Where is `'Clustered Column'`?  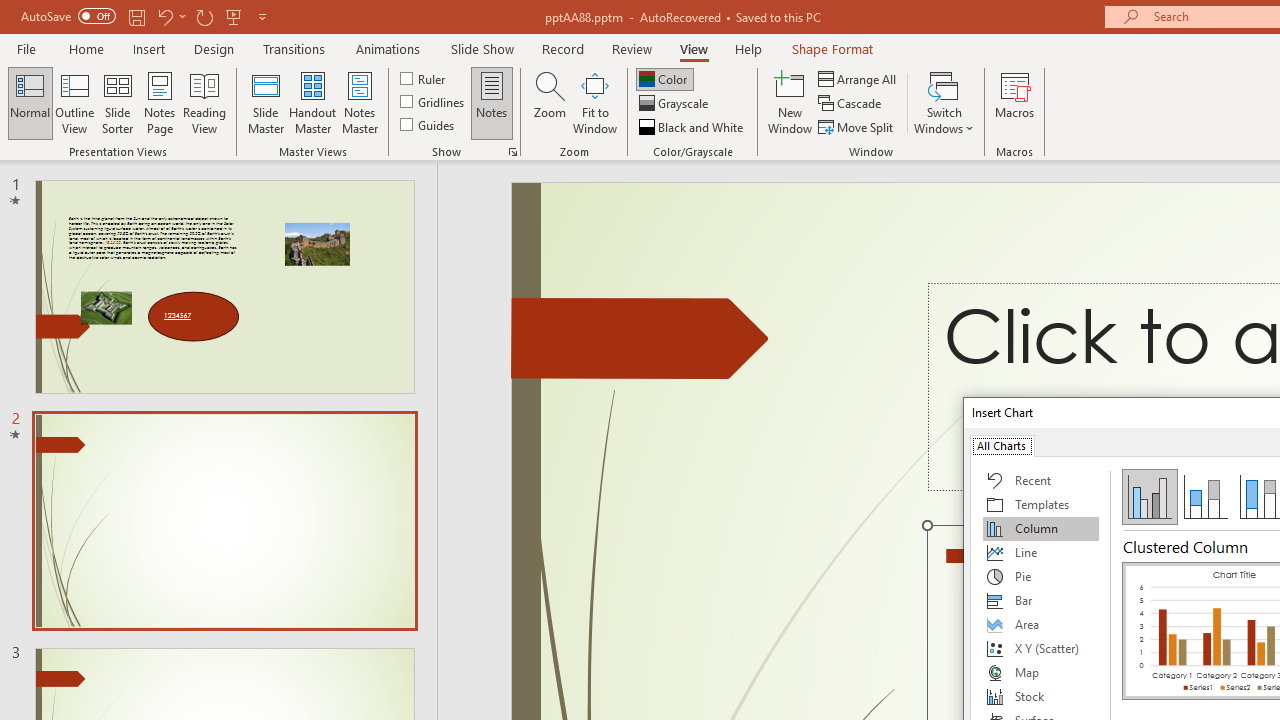 'Clustered Column' is located at coordinates (1150, 495).